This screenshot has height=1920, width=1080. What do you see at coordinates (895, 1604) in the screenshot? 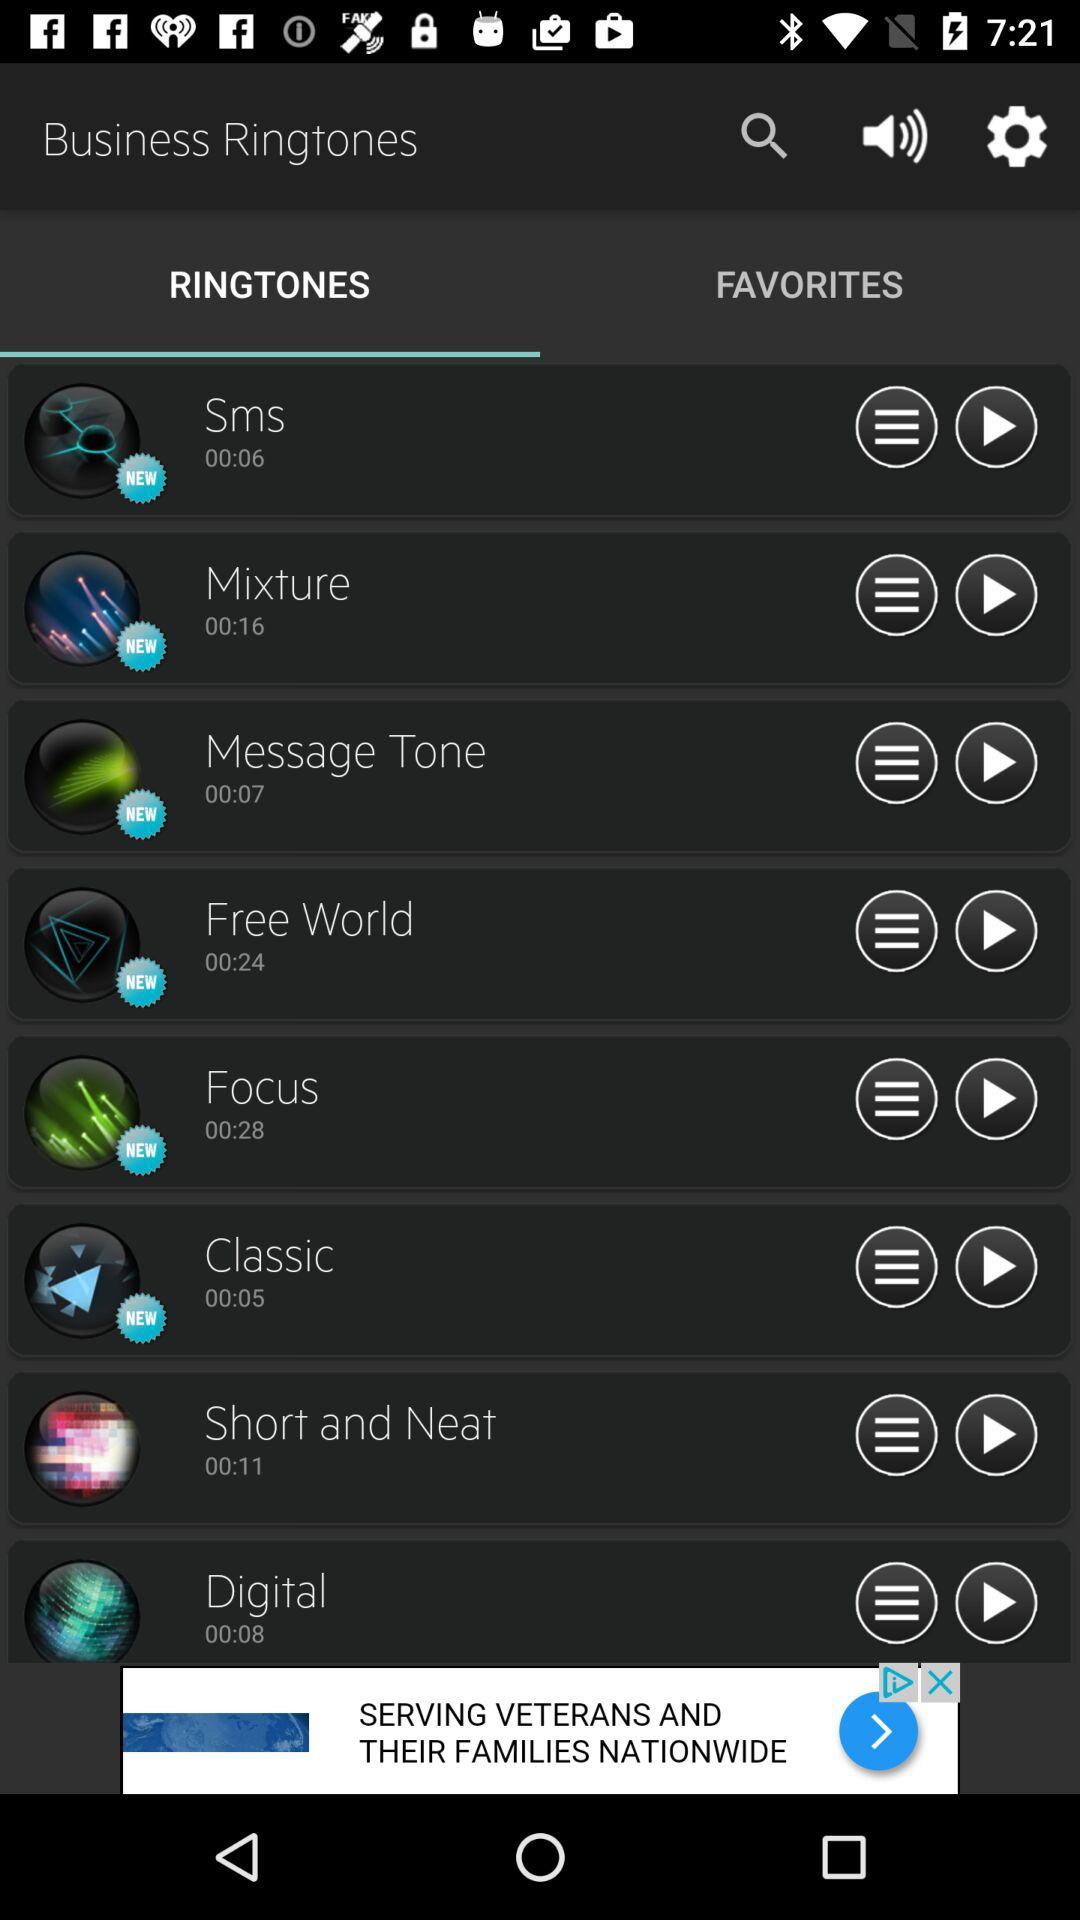
I see `open list` at bounding box center [895, 1604].